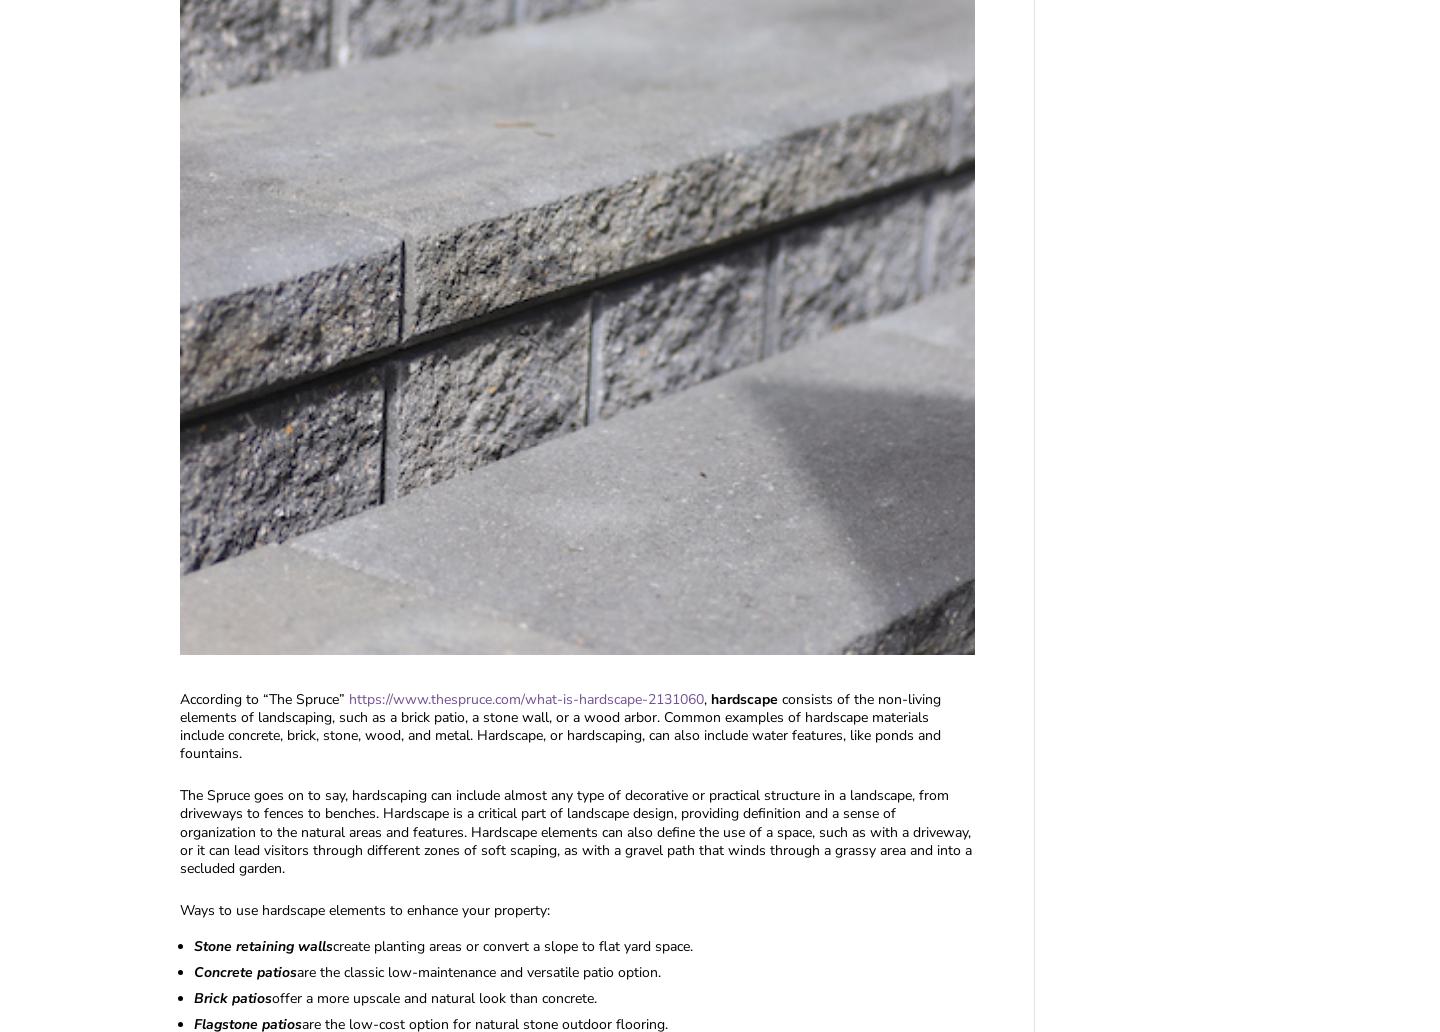 This screenshot has width=1440, height=1032. I want to click on 'Ways to use hardscape elements to enhance your property:', so click(364, 909).